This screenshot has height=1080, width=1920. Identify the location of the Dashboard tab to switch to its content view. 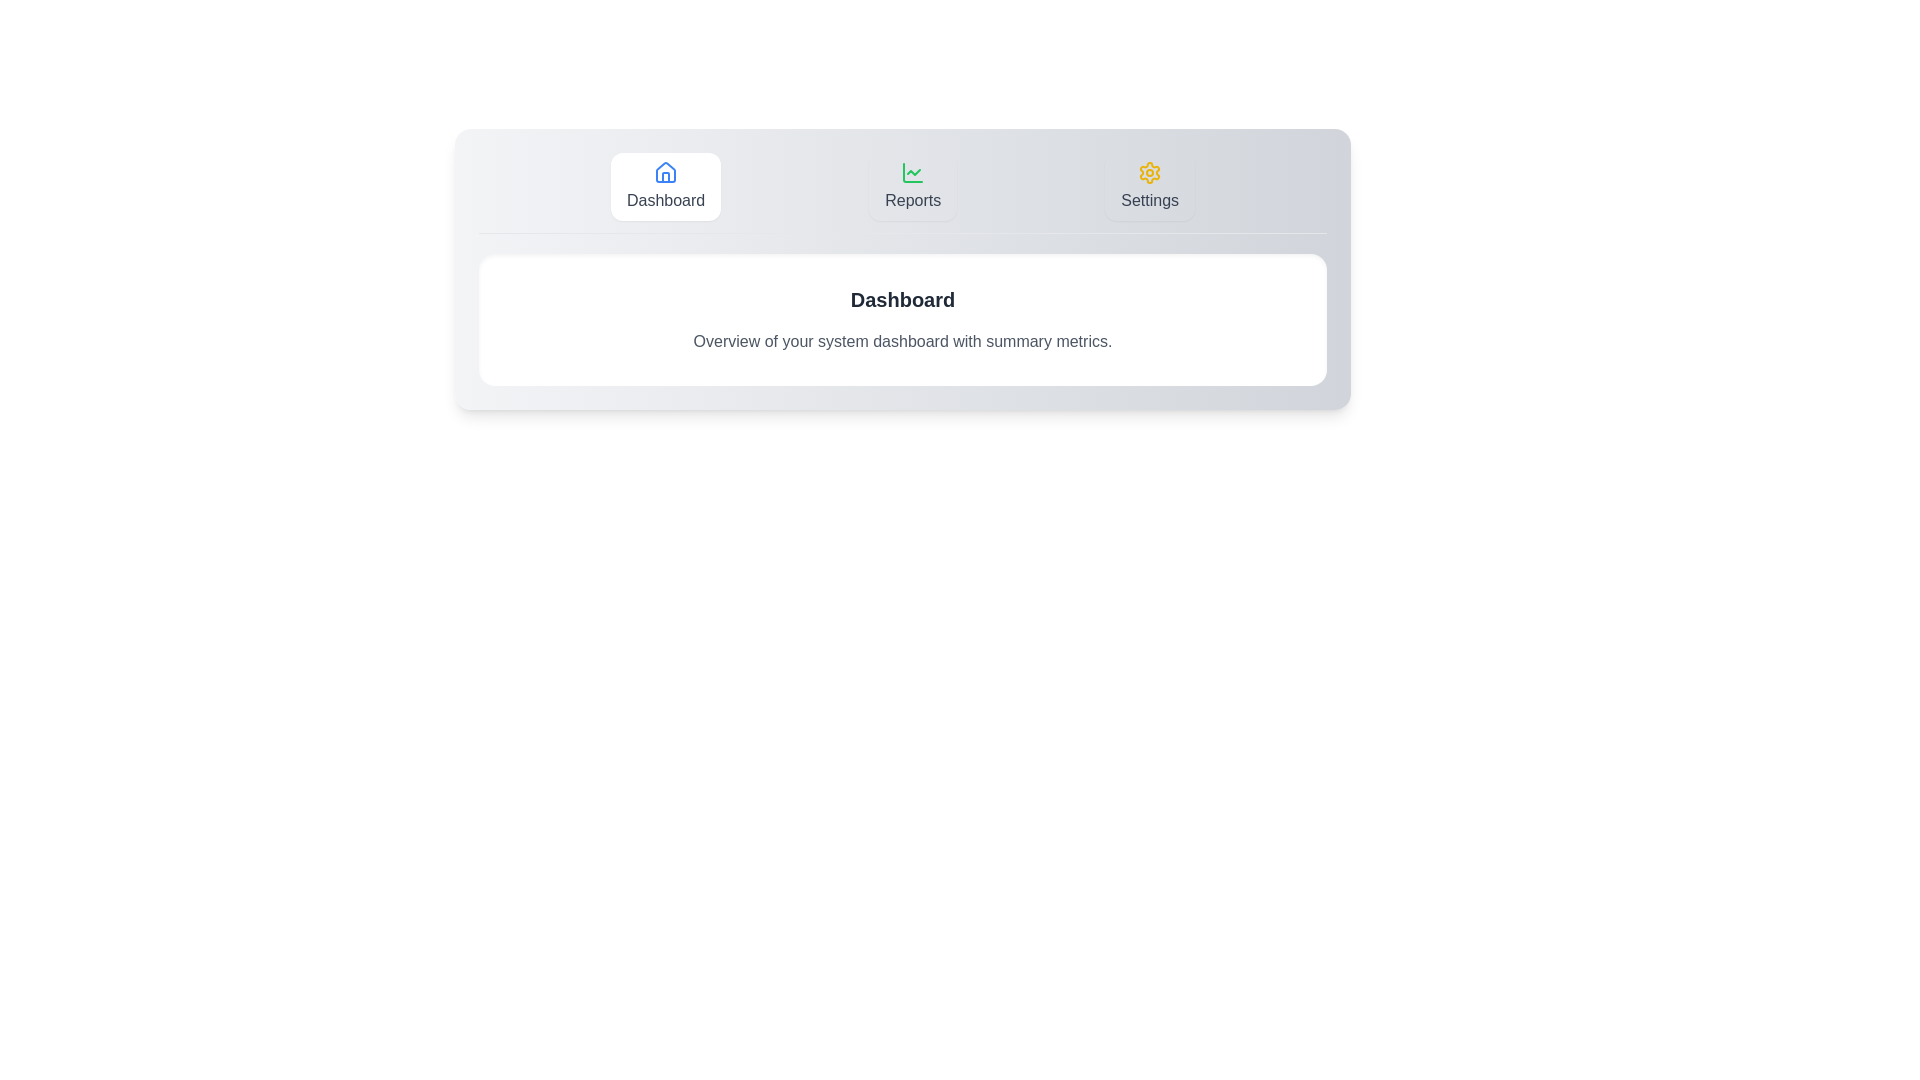
(666, 186).